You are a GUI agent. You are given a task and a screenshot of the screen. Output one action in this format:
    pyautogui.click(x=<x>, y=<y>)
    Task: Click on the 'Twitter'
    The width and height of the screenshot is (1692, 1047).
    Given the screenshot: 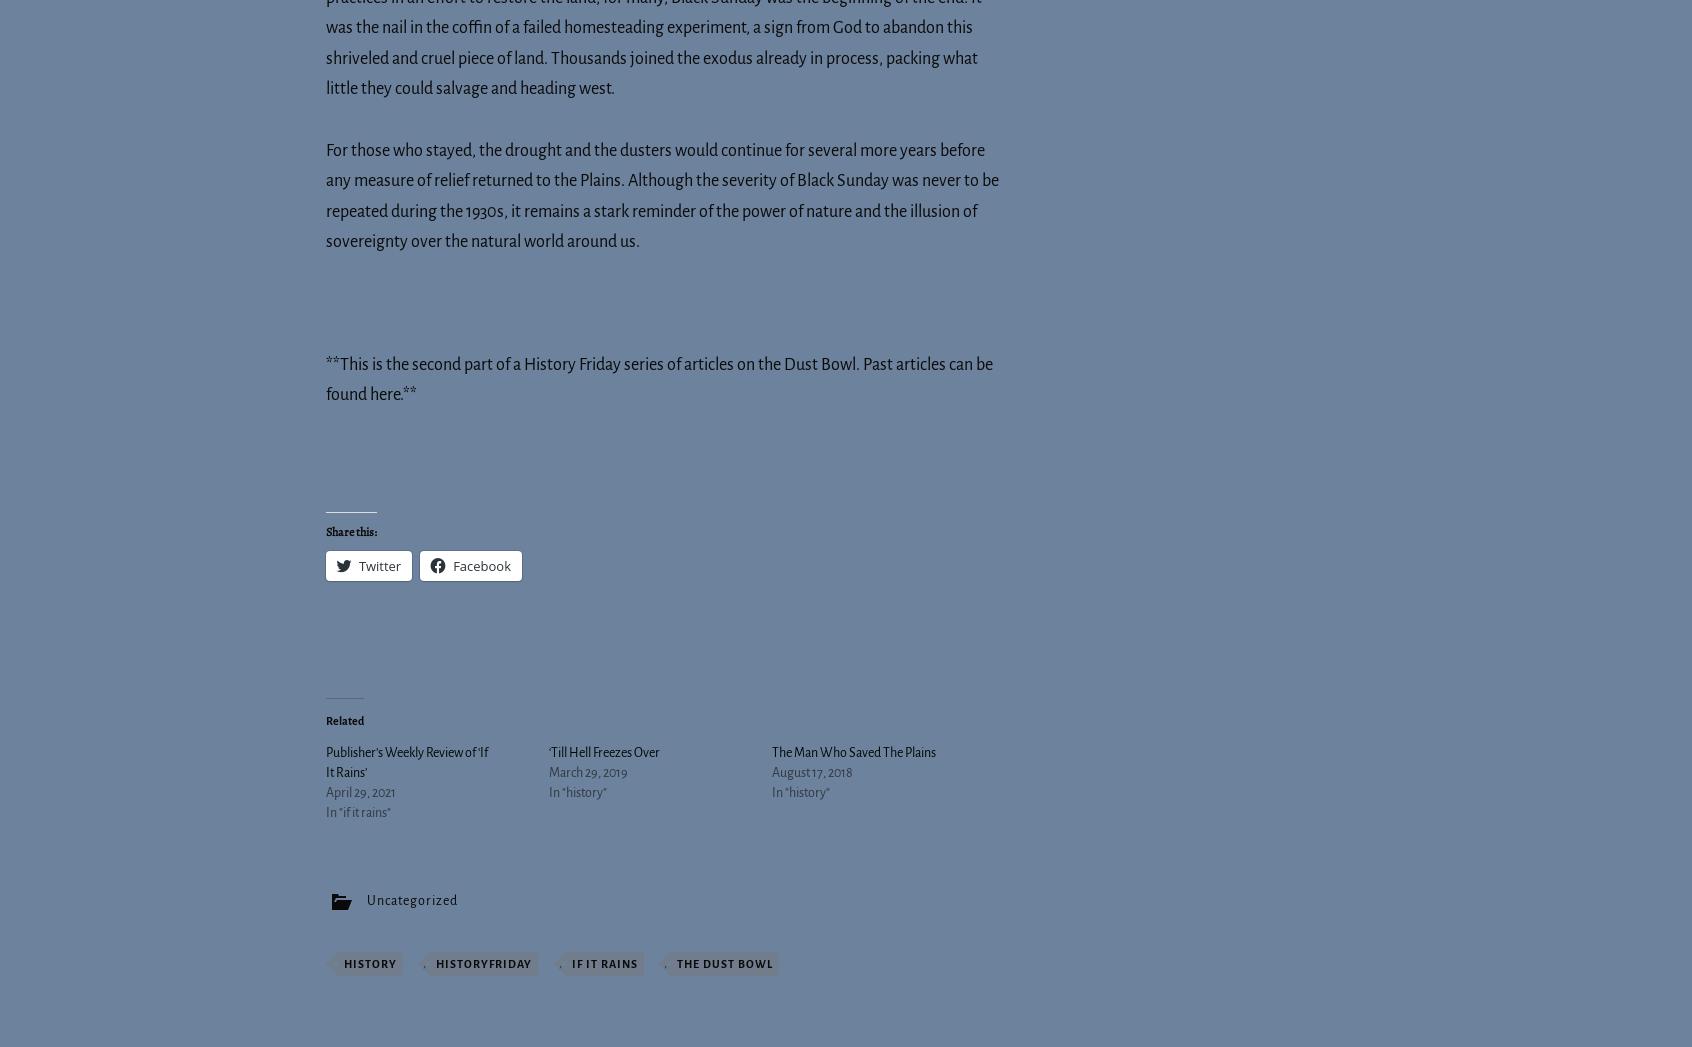 What is the action you would take?
    pyautogui.click(x=380, y=566)
    